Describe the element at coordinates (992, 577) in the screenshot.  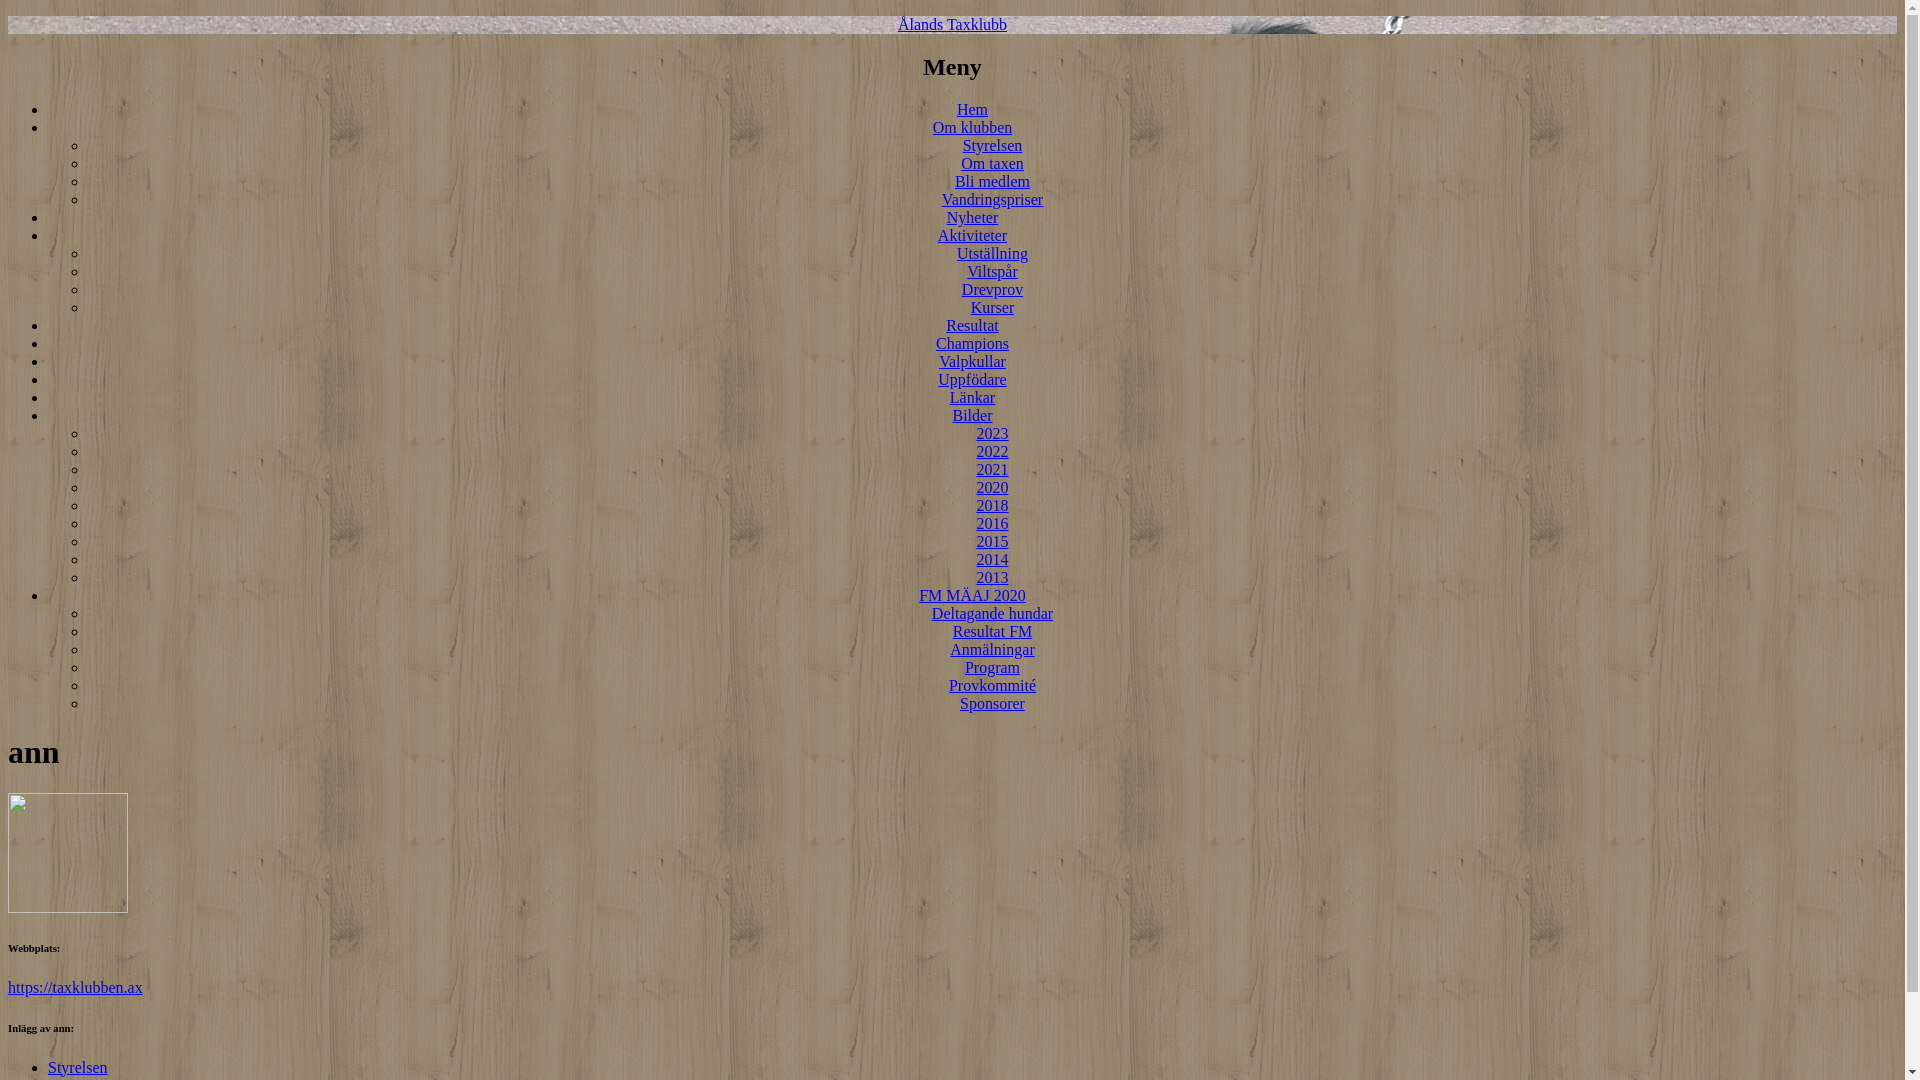
I see `'2013'` at that location.